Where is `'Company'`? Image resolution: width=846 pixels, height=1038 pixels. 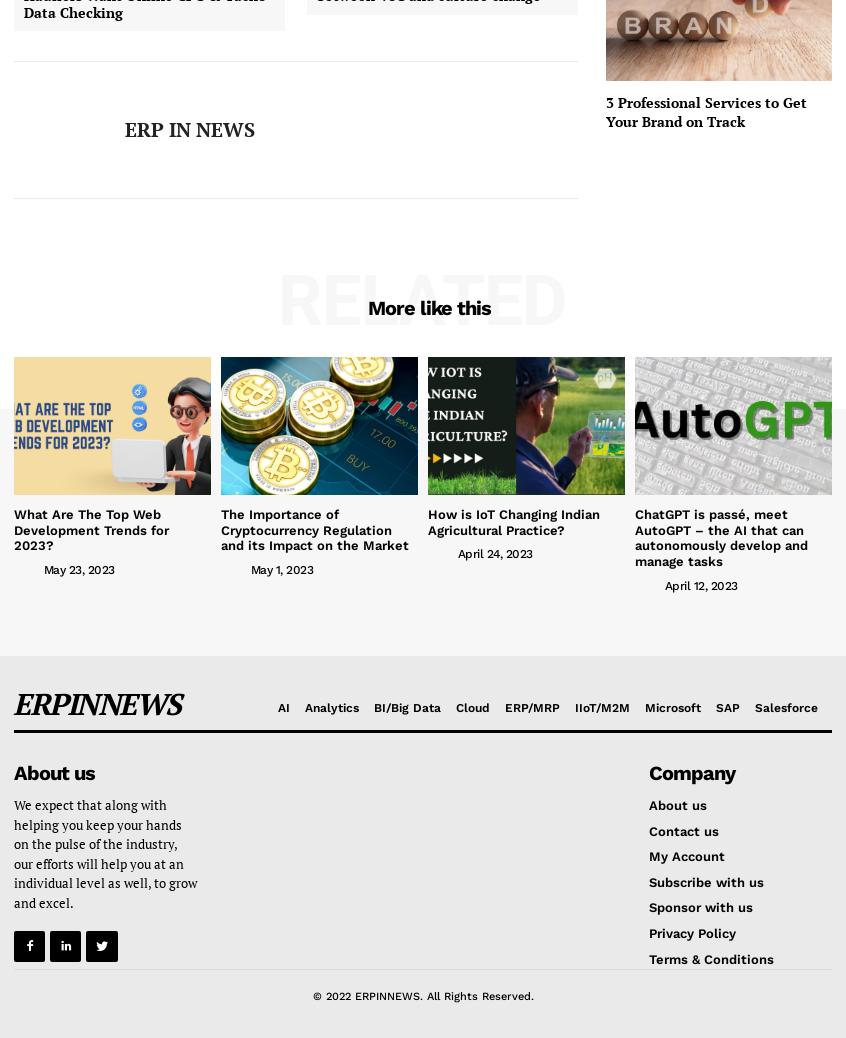 'Company' is located at coordinates (691, 771).